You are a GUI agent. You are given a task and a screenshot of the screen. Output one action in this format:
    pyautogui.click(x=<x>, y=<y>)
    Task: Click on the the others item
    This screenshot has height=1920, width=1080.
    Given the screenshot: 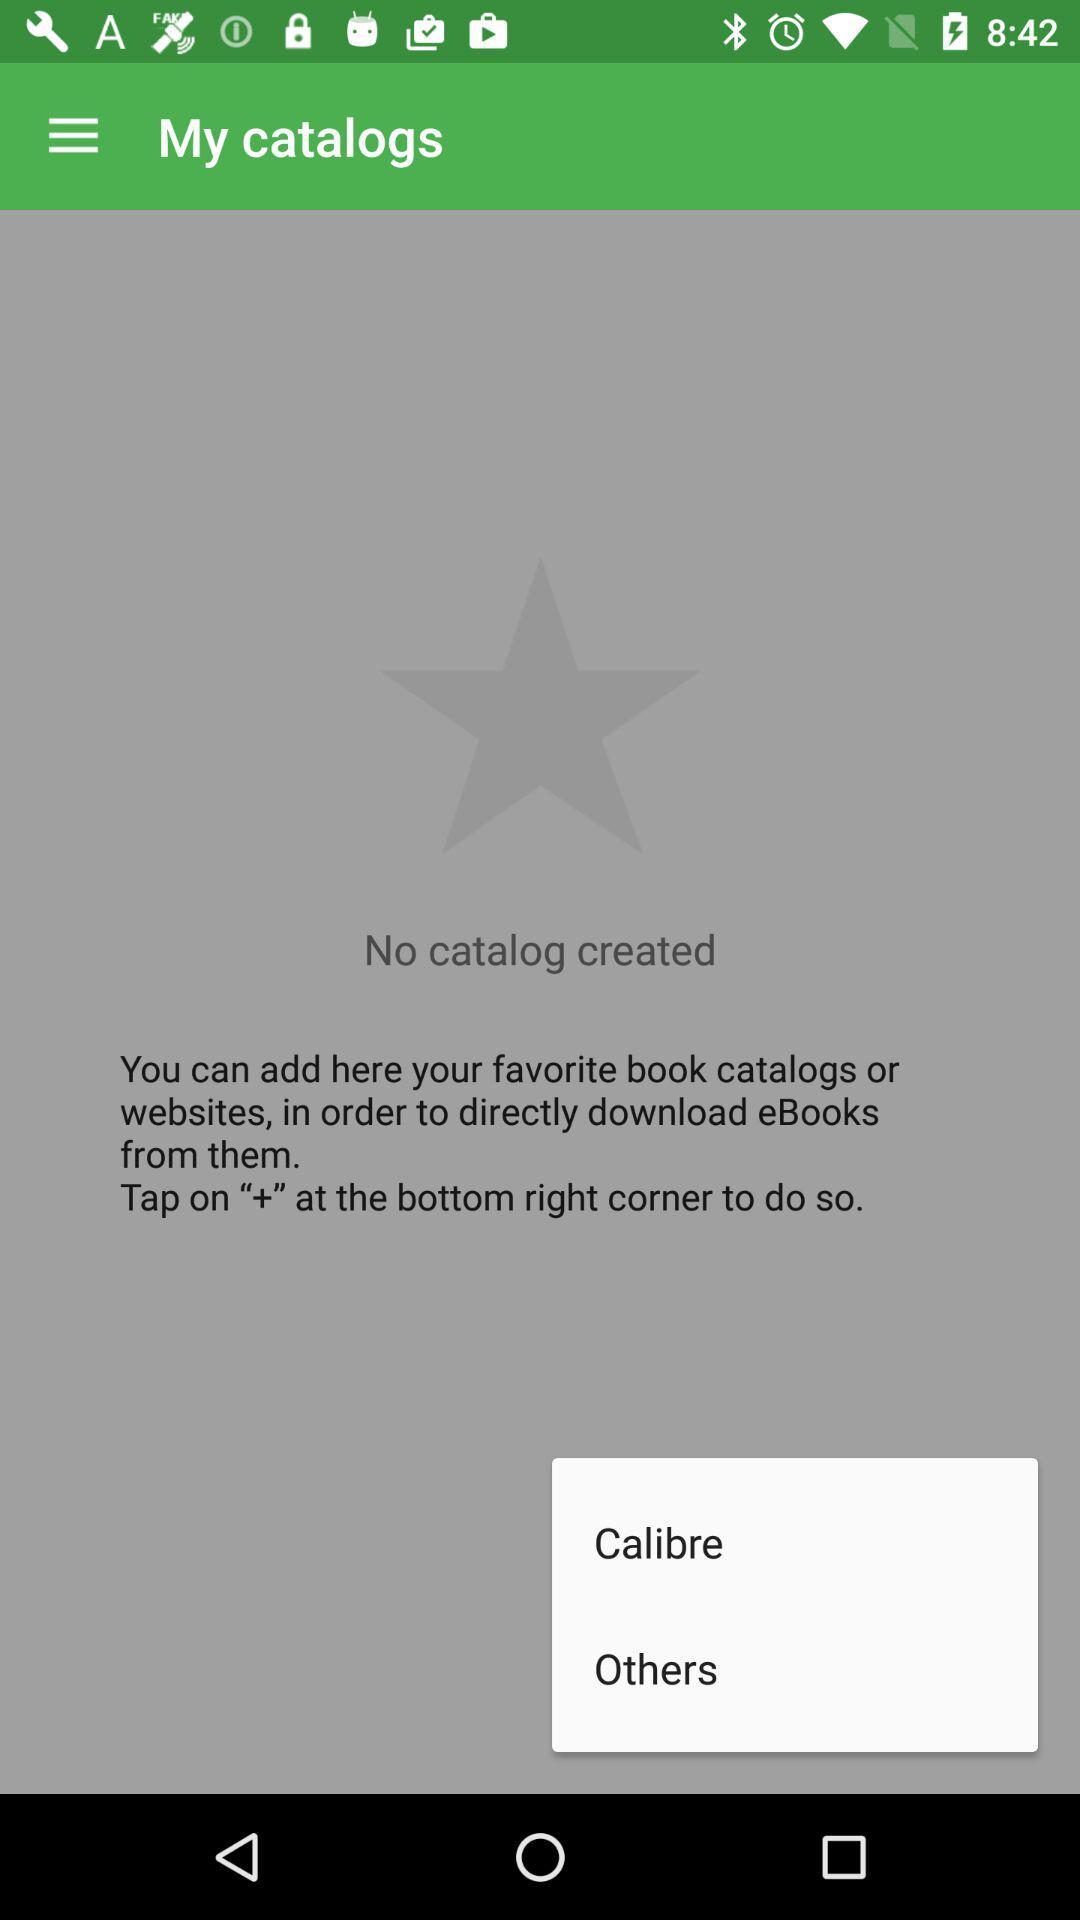 What is the action you would take?
    pyautogui.click(x=816, y=1668)
    